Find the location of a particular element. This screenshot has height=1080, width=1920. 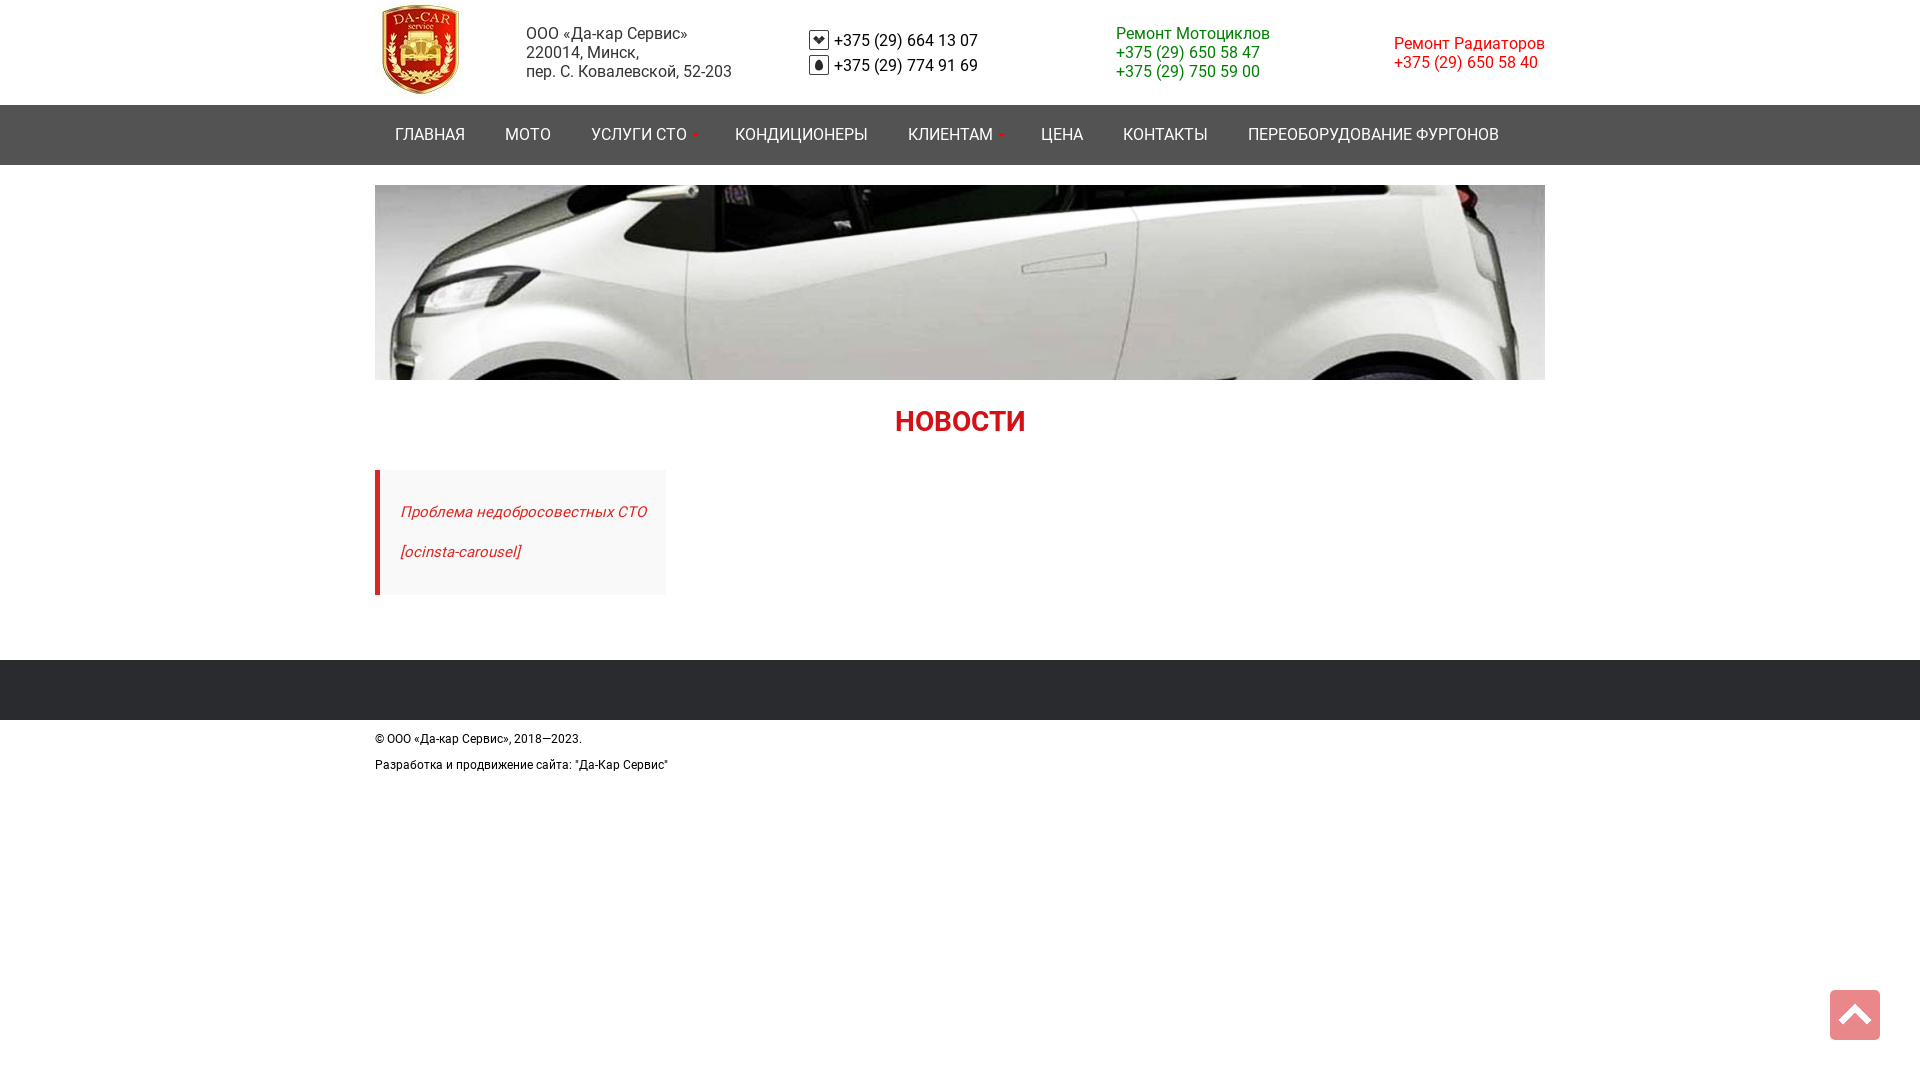

'+375 (29) 774 91 69' is located at coordinates (905, 64).